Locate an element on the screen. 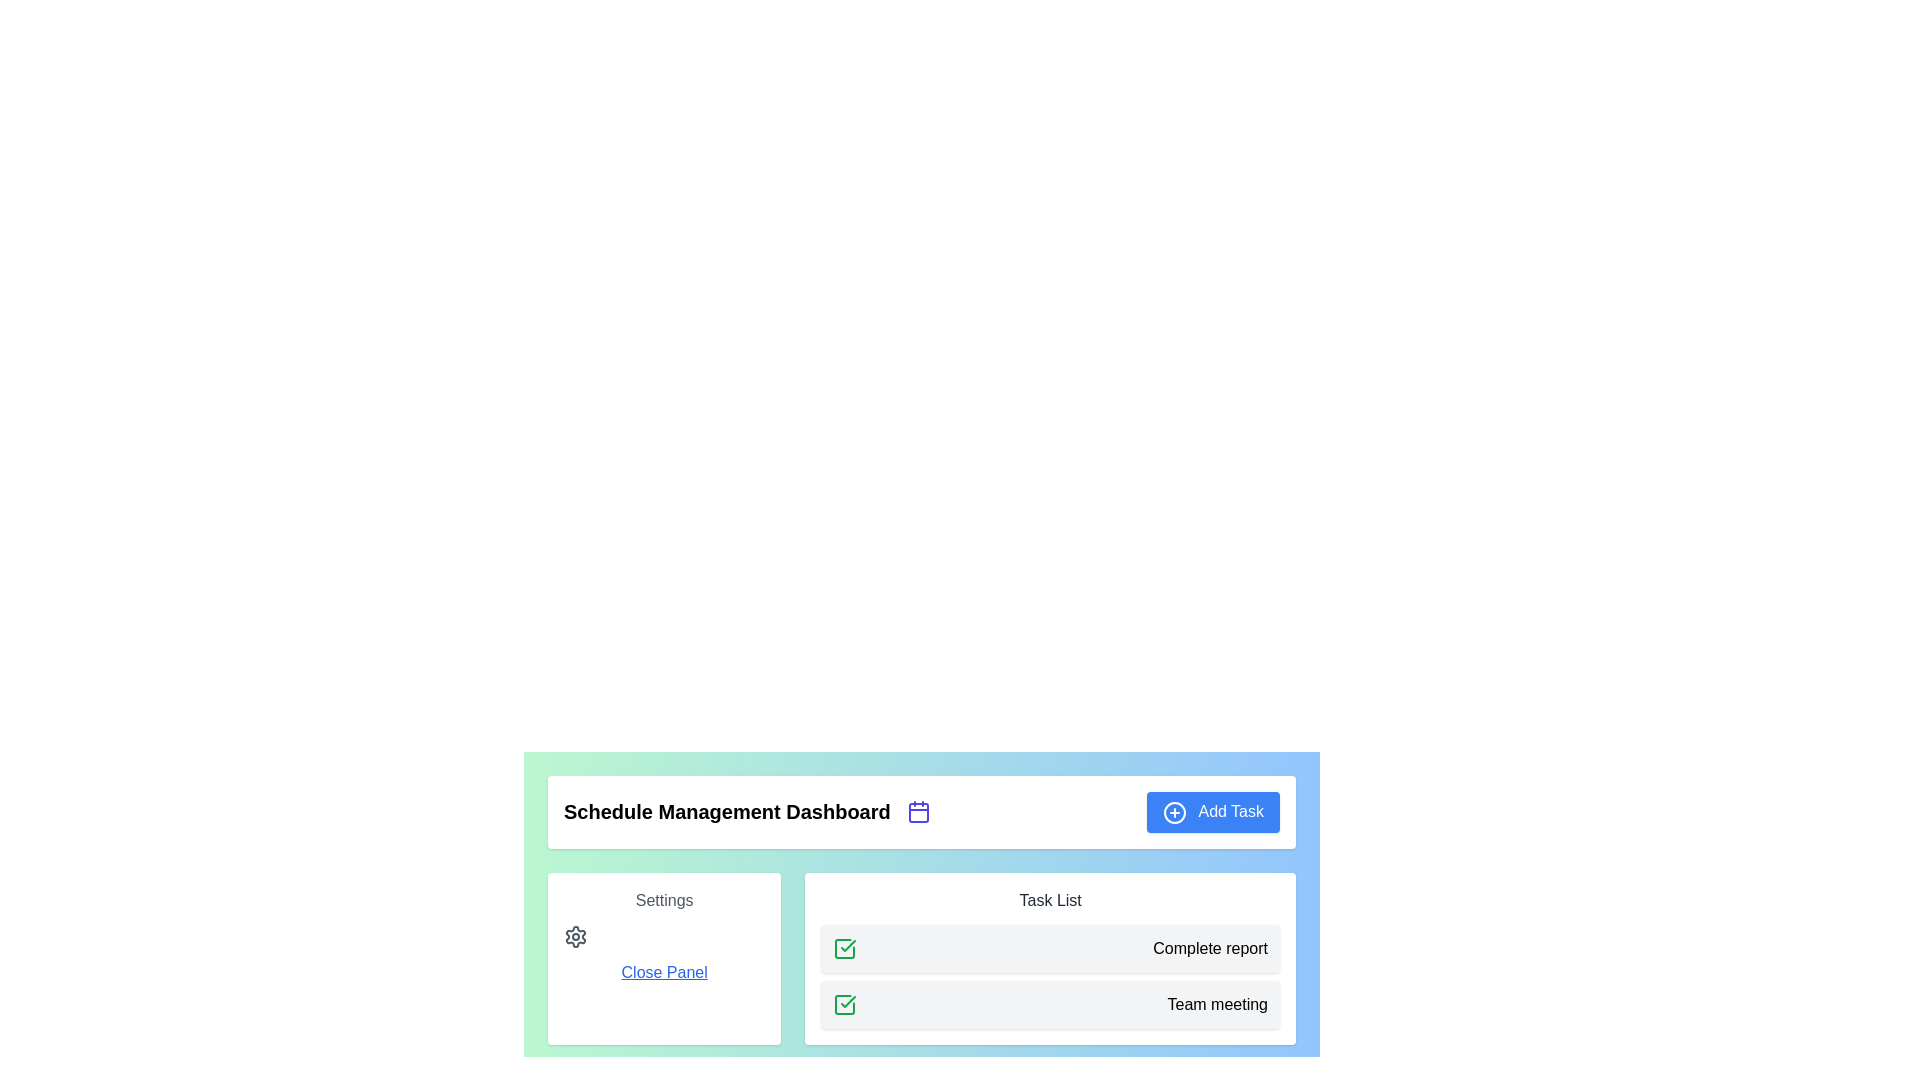 The width and height of the screenshot is (1920, 1080). the green square checkbox icon with a checkmark inside is located at coordinates (845, 1004).